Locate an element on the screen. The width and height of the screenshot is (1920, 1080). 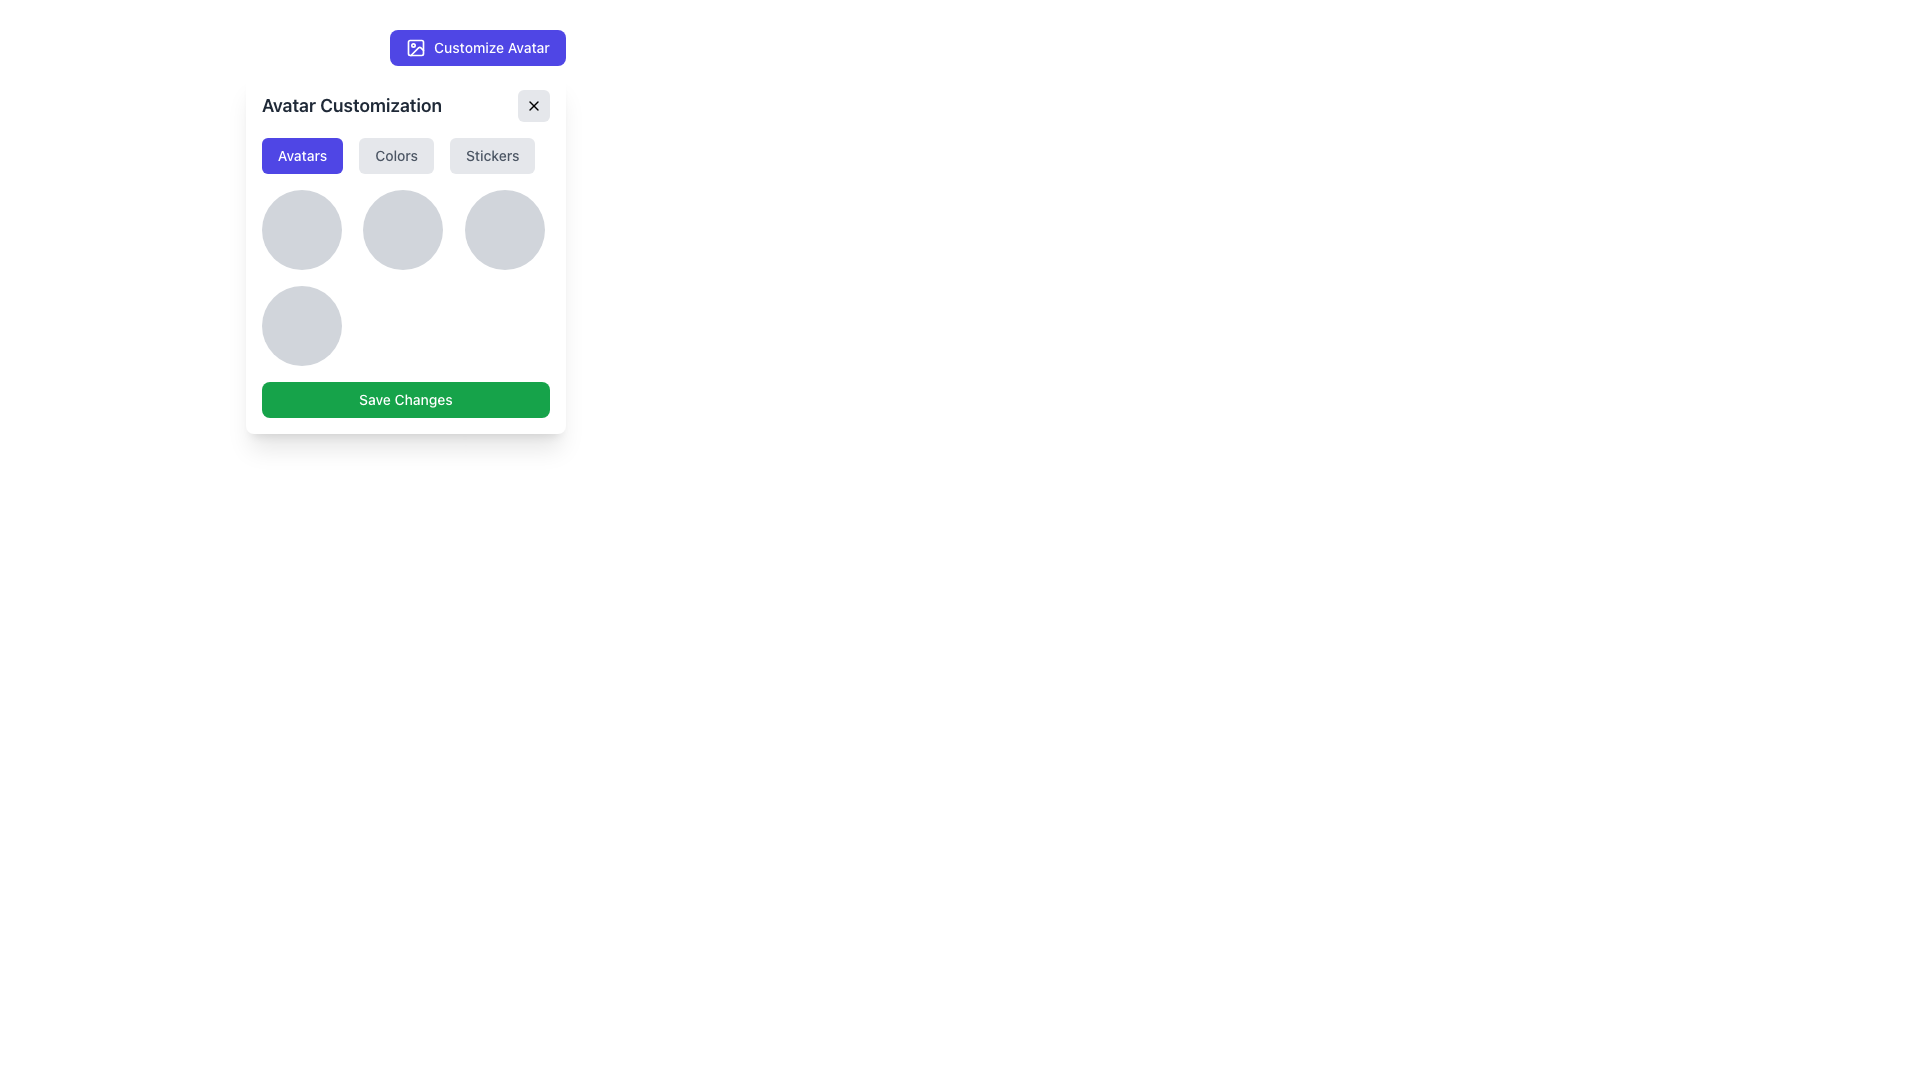
the first selectable circular option in the 'Avatar Customization' section is located at coordinates (300, 229).